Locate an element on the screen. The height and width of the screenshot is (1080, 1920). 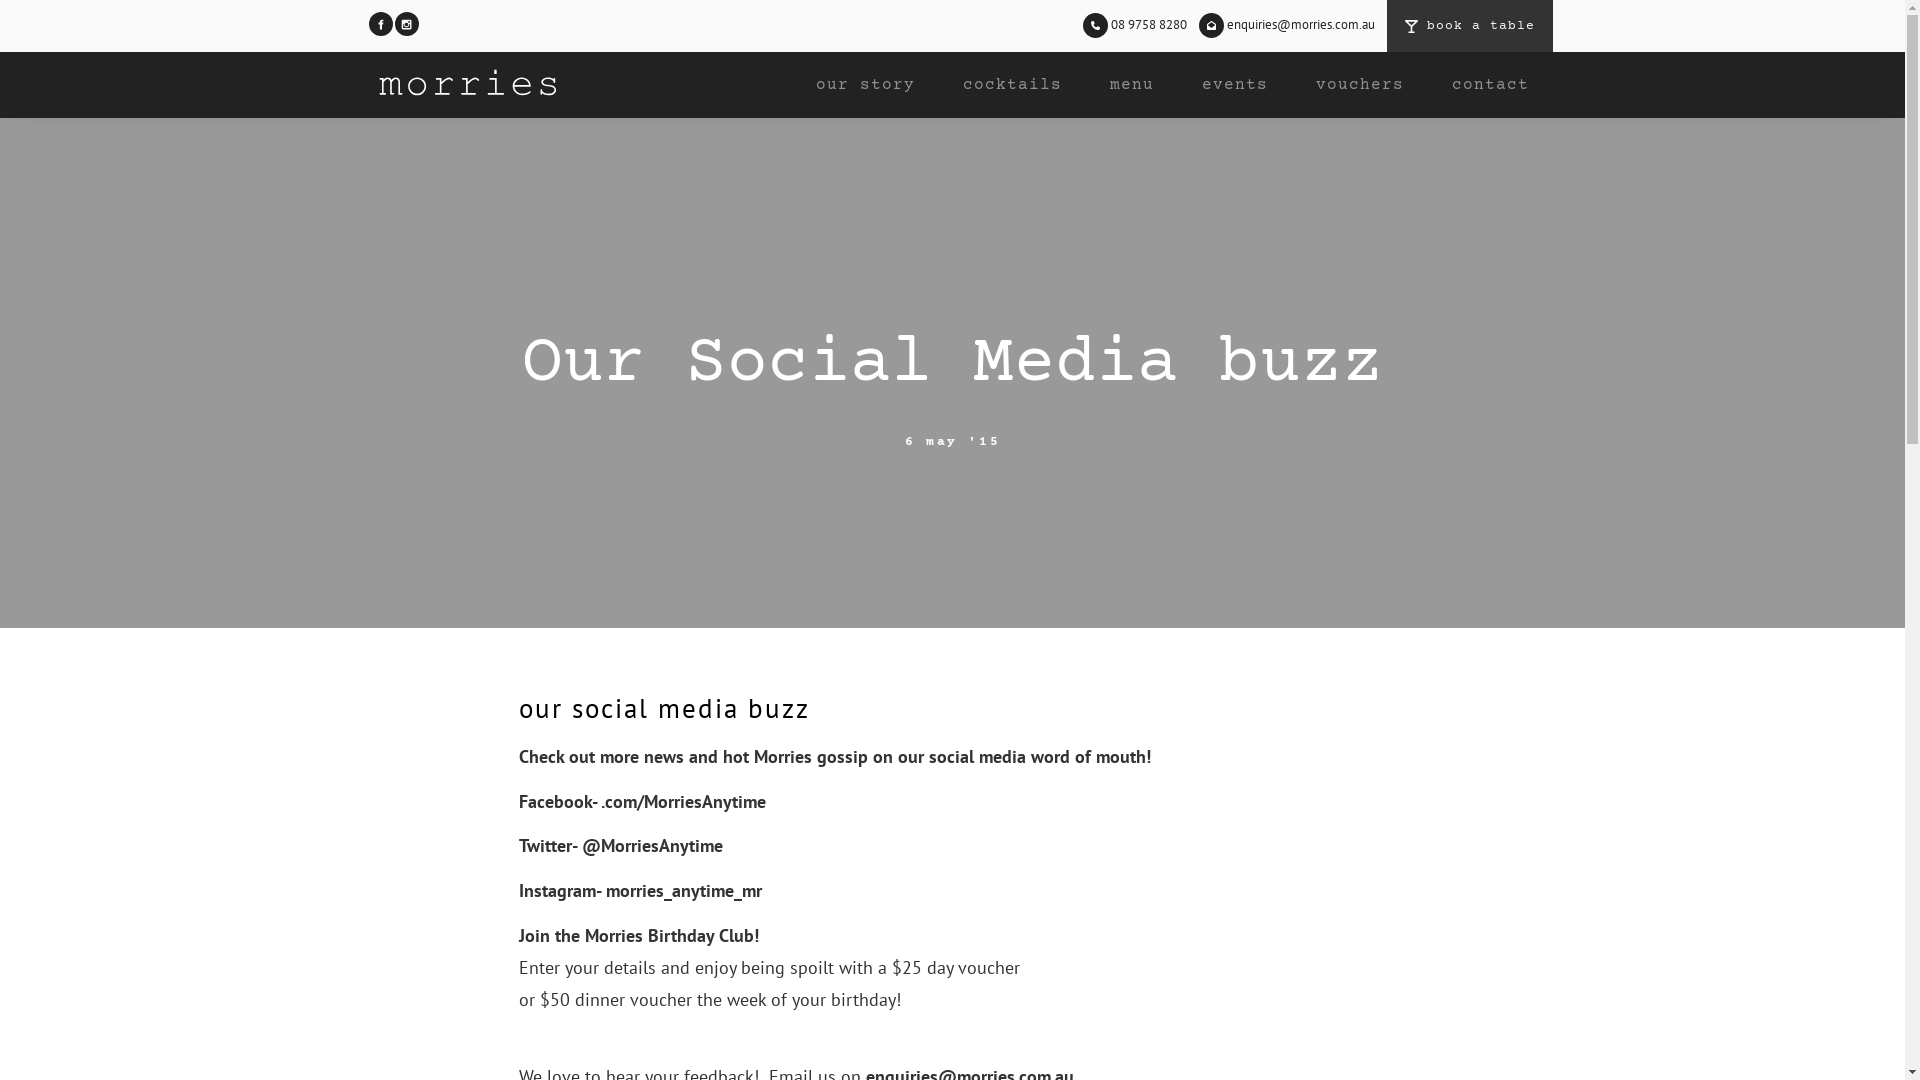
'Join the Morries Birthday Club!' is located at coordinates (637, 935).